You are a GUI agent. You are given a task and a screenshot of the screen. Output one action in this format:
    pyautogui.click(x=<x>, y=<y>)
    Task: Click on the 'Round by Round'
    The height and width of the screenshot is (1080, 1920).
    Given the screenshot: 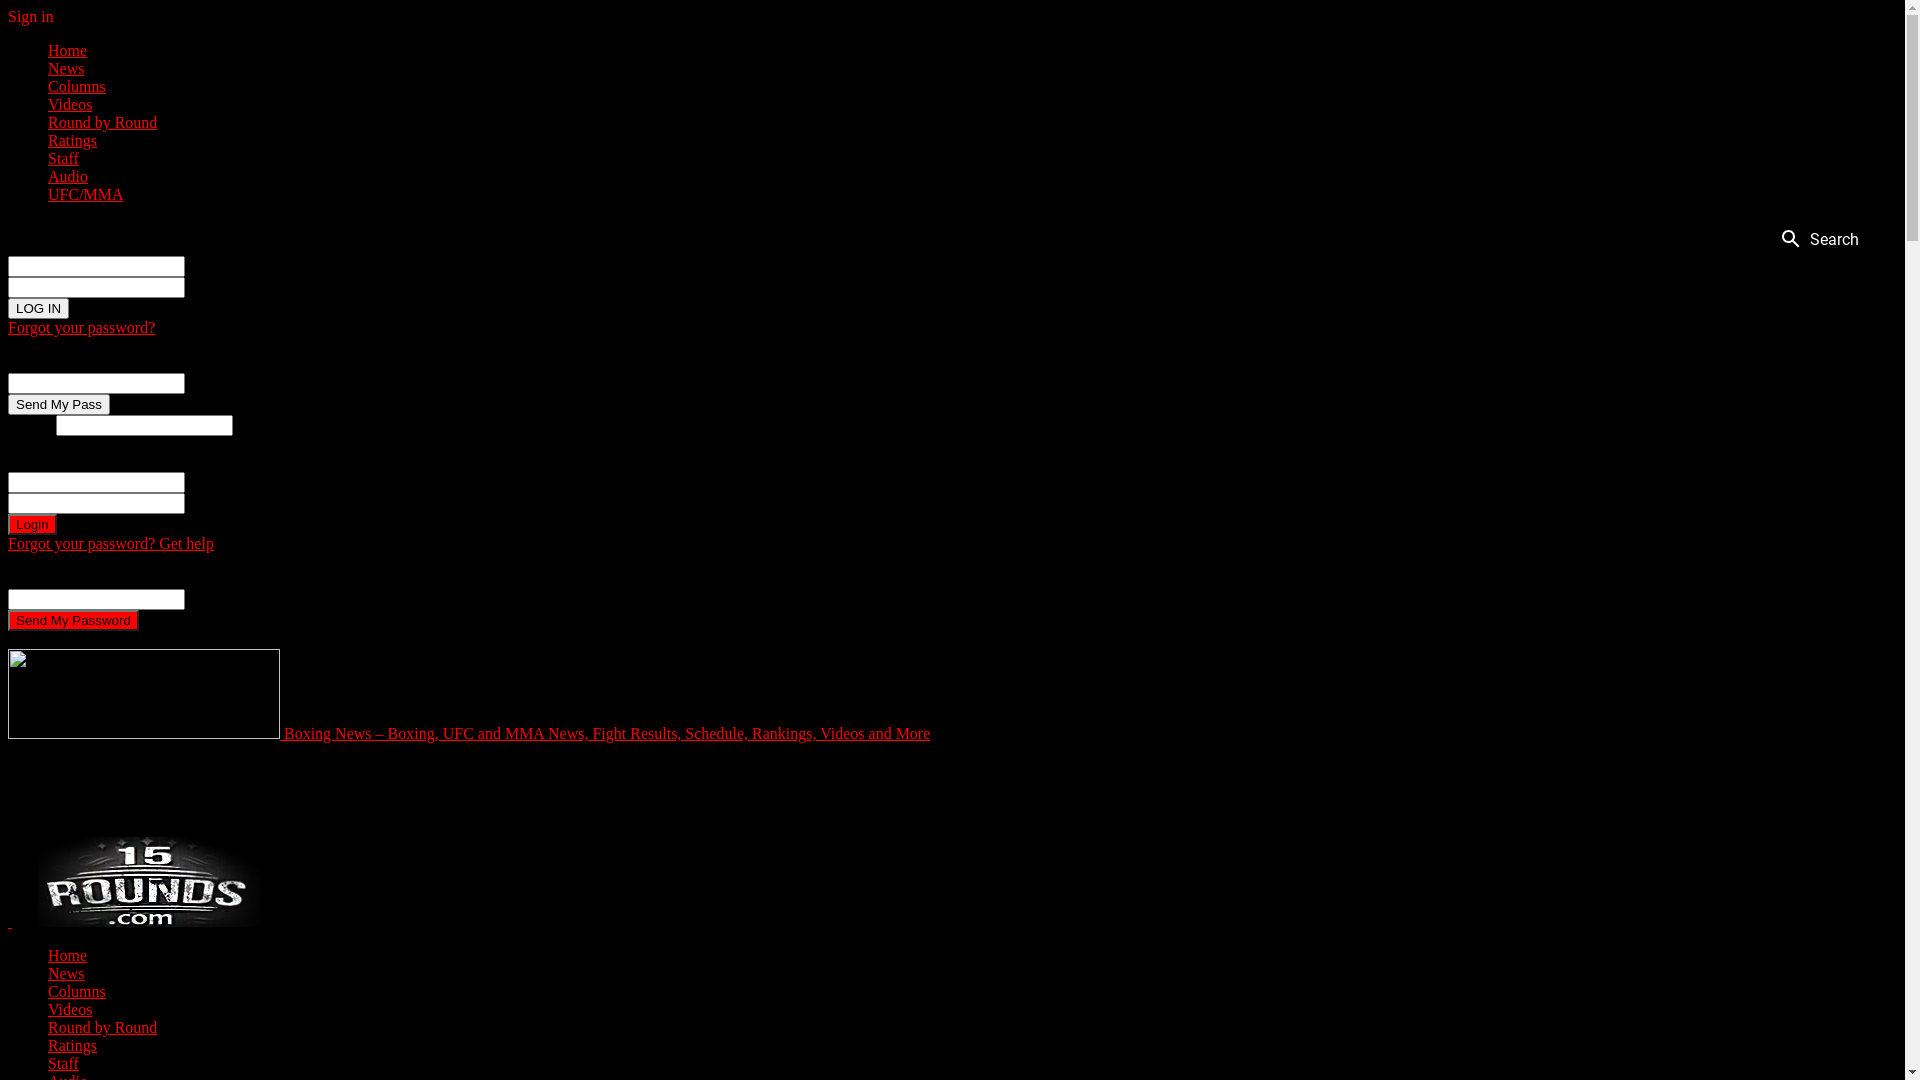 What is the action you would take?
    pyautogui.click(x=101, y=122)
    